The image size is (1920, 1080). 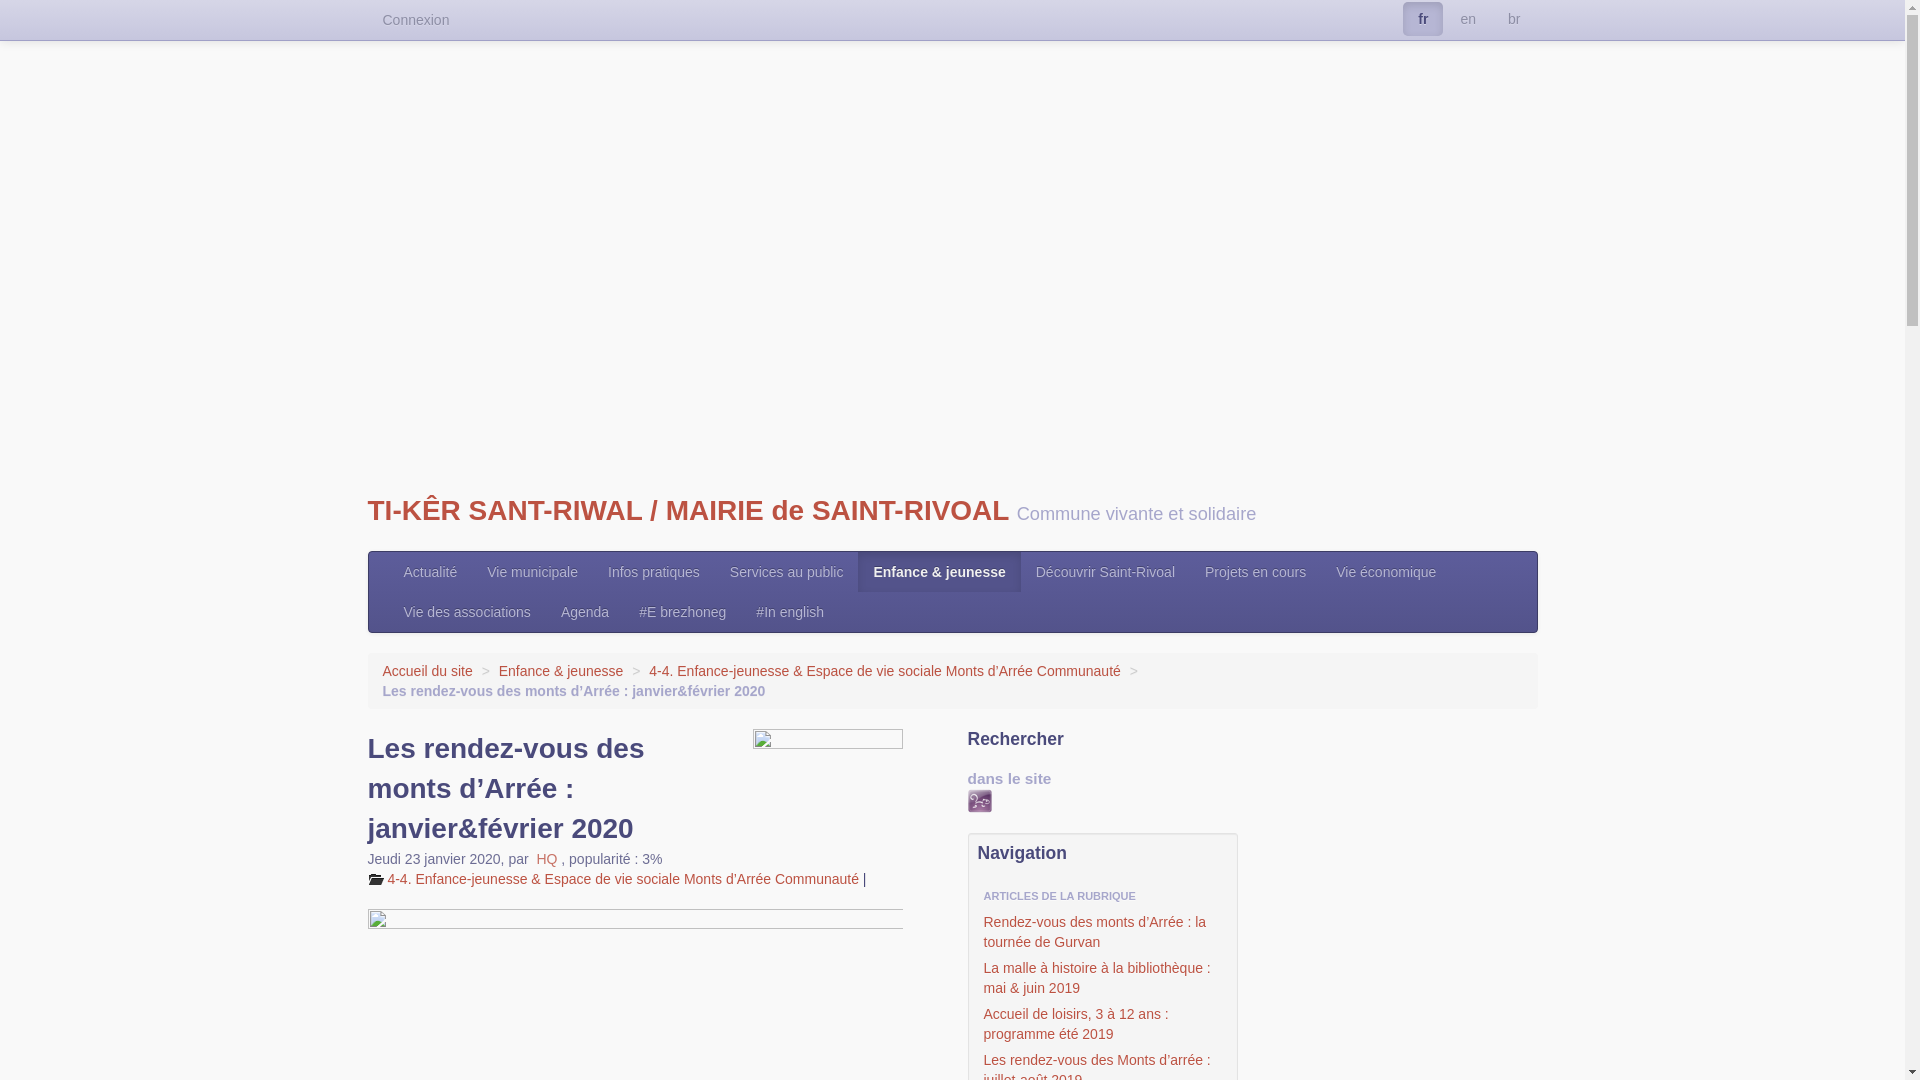 What do you see at coordinates (415, 19) in the screenshot?
I see `'Connexion'` at bounding box center [415, 19].